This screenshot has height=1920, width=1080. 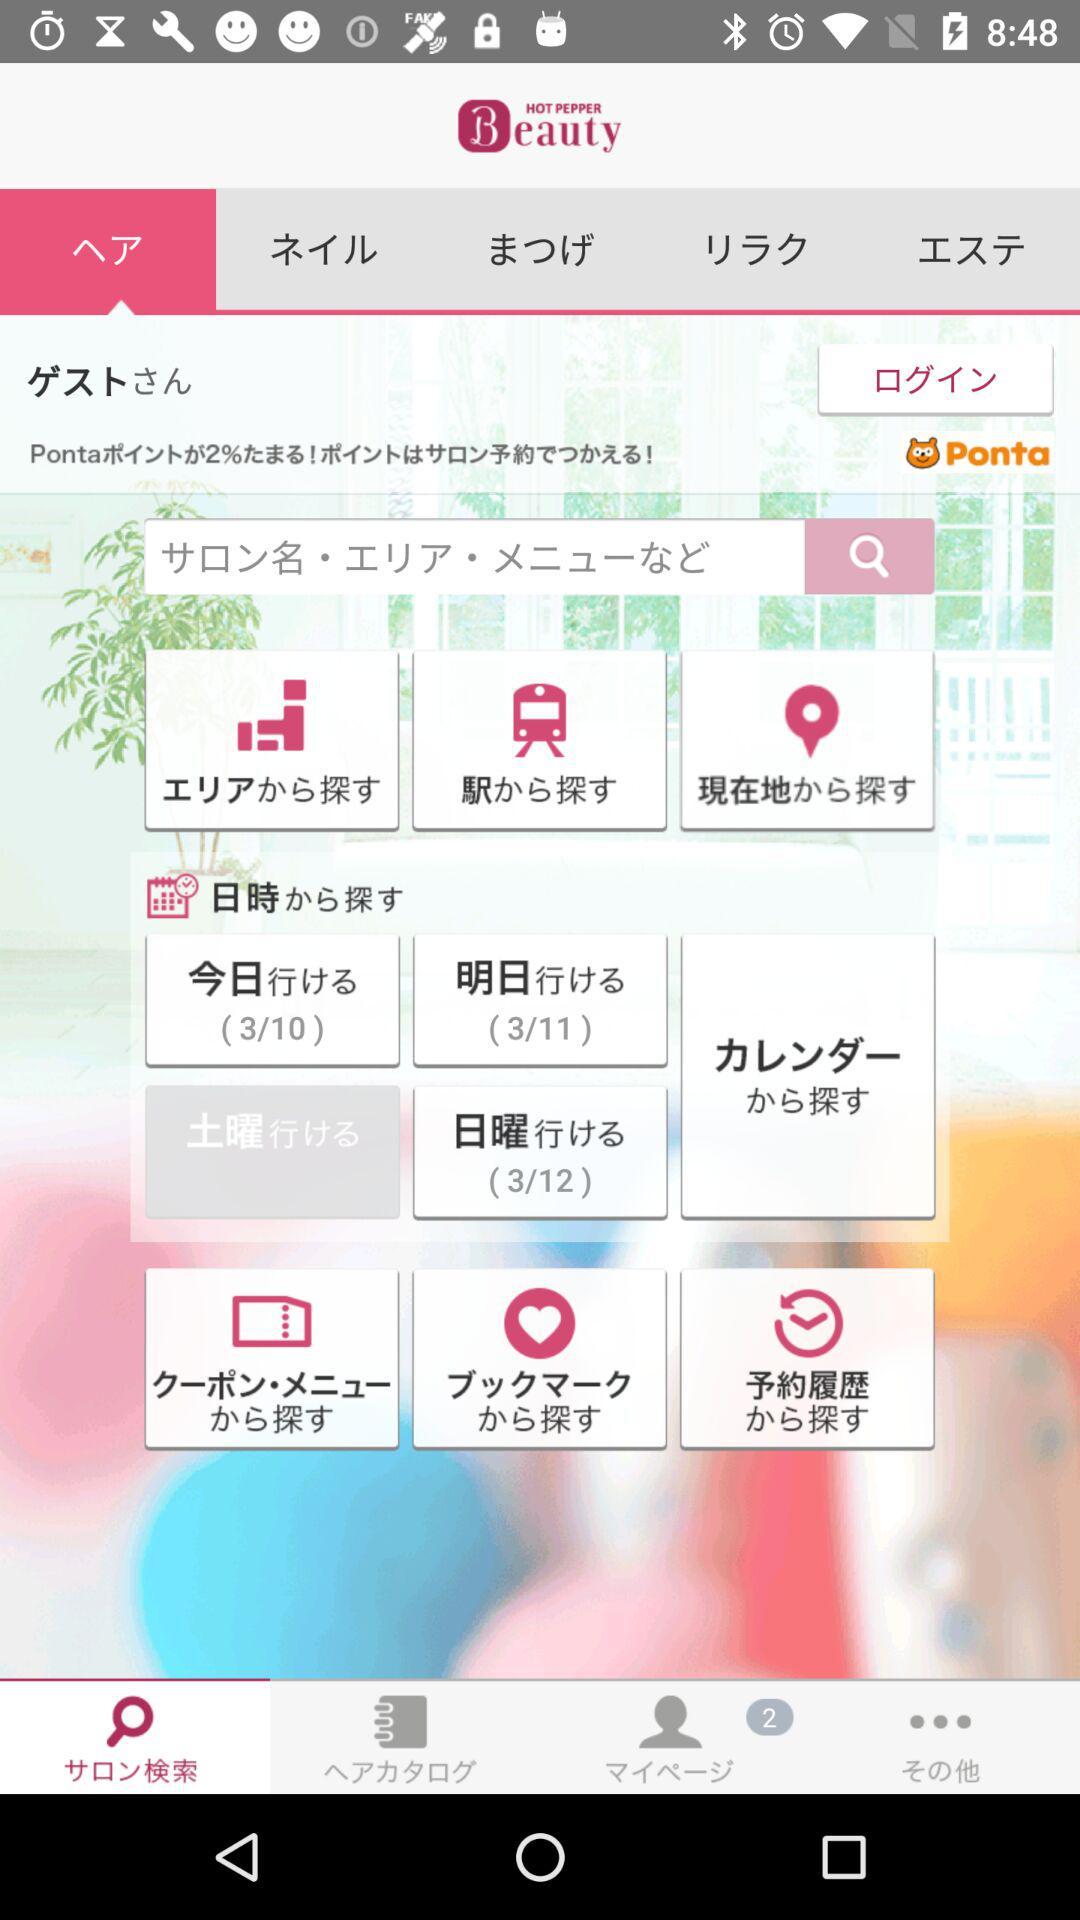 What do you see at coordinates (538, 1360) in the screenshot?
I see `the favorite icon` at bounding box center [538, 1360].